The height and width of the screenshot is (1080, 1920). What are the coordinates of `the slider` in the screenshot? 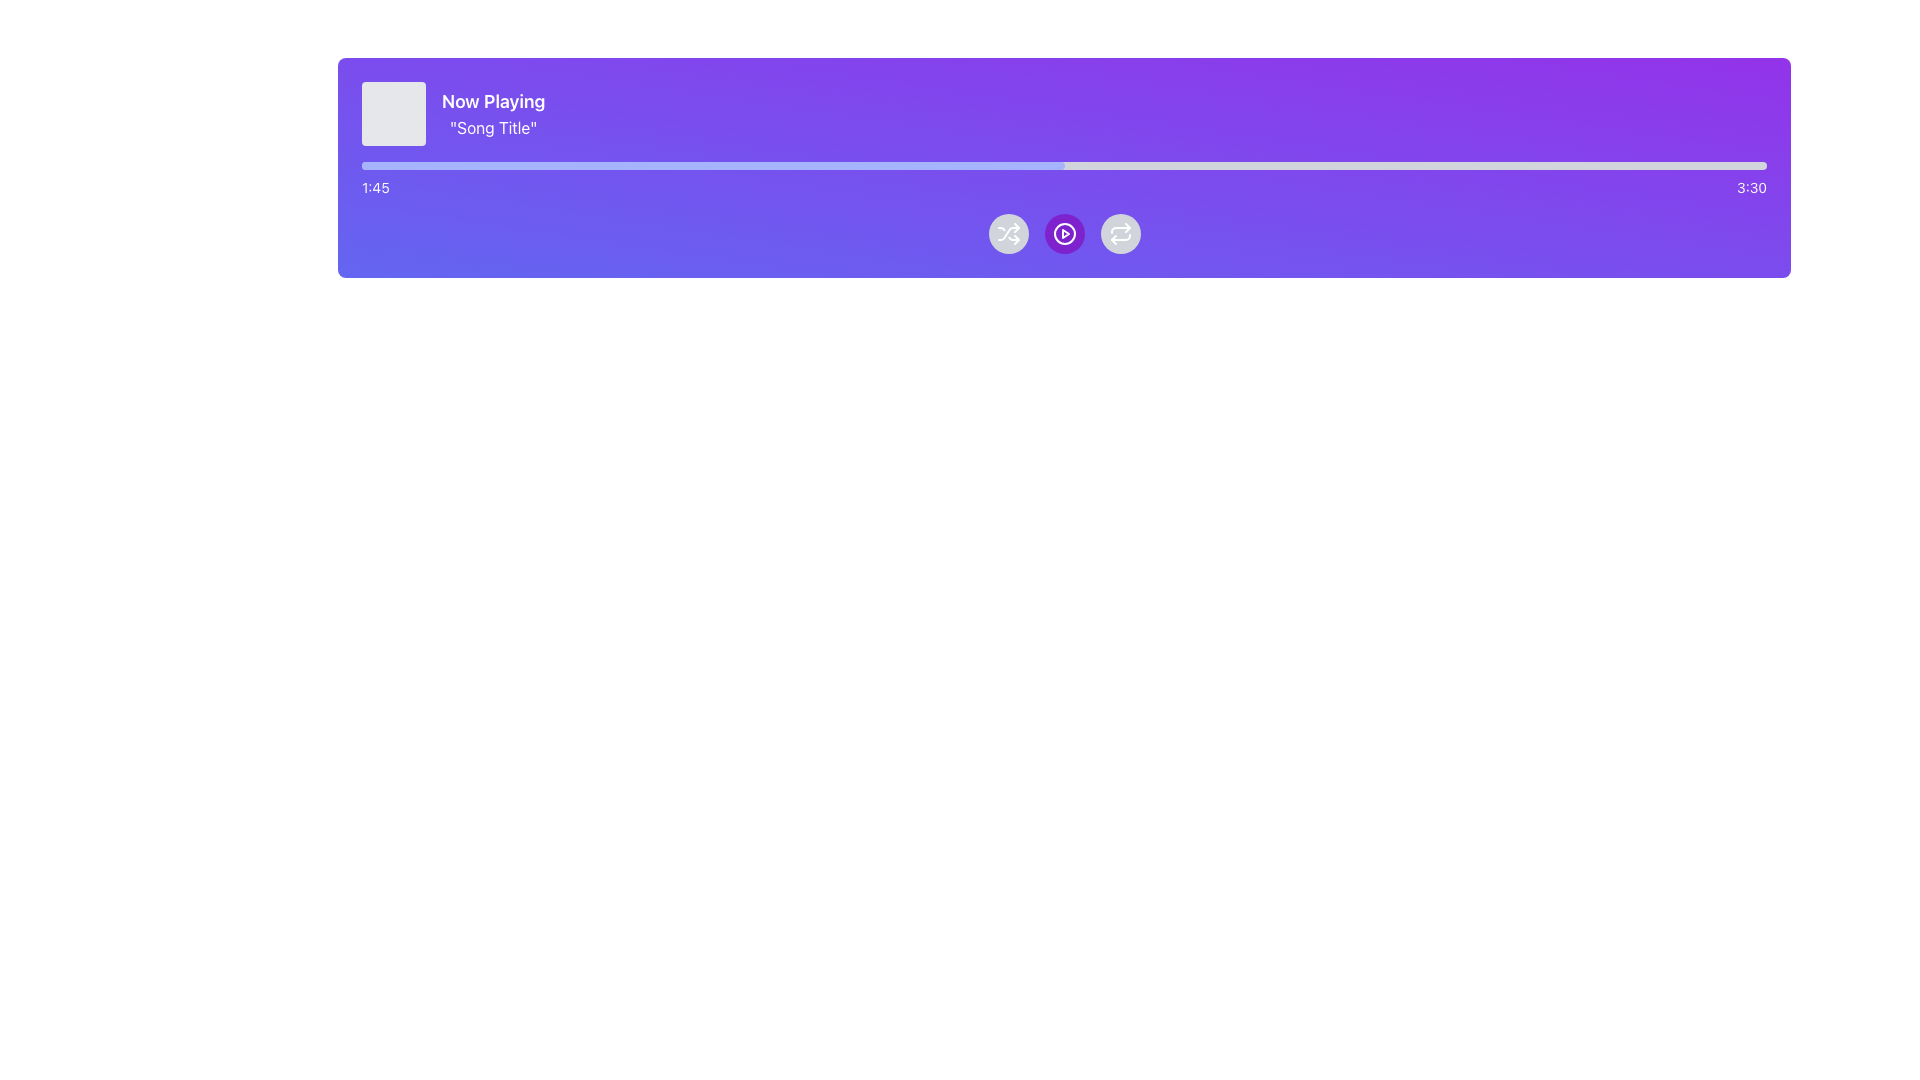 It's located at (703, 164).